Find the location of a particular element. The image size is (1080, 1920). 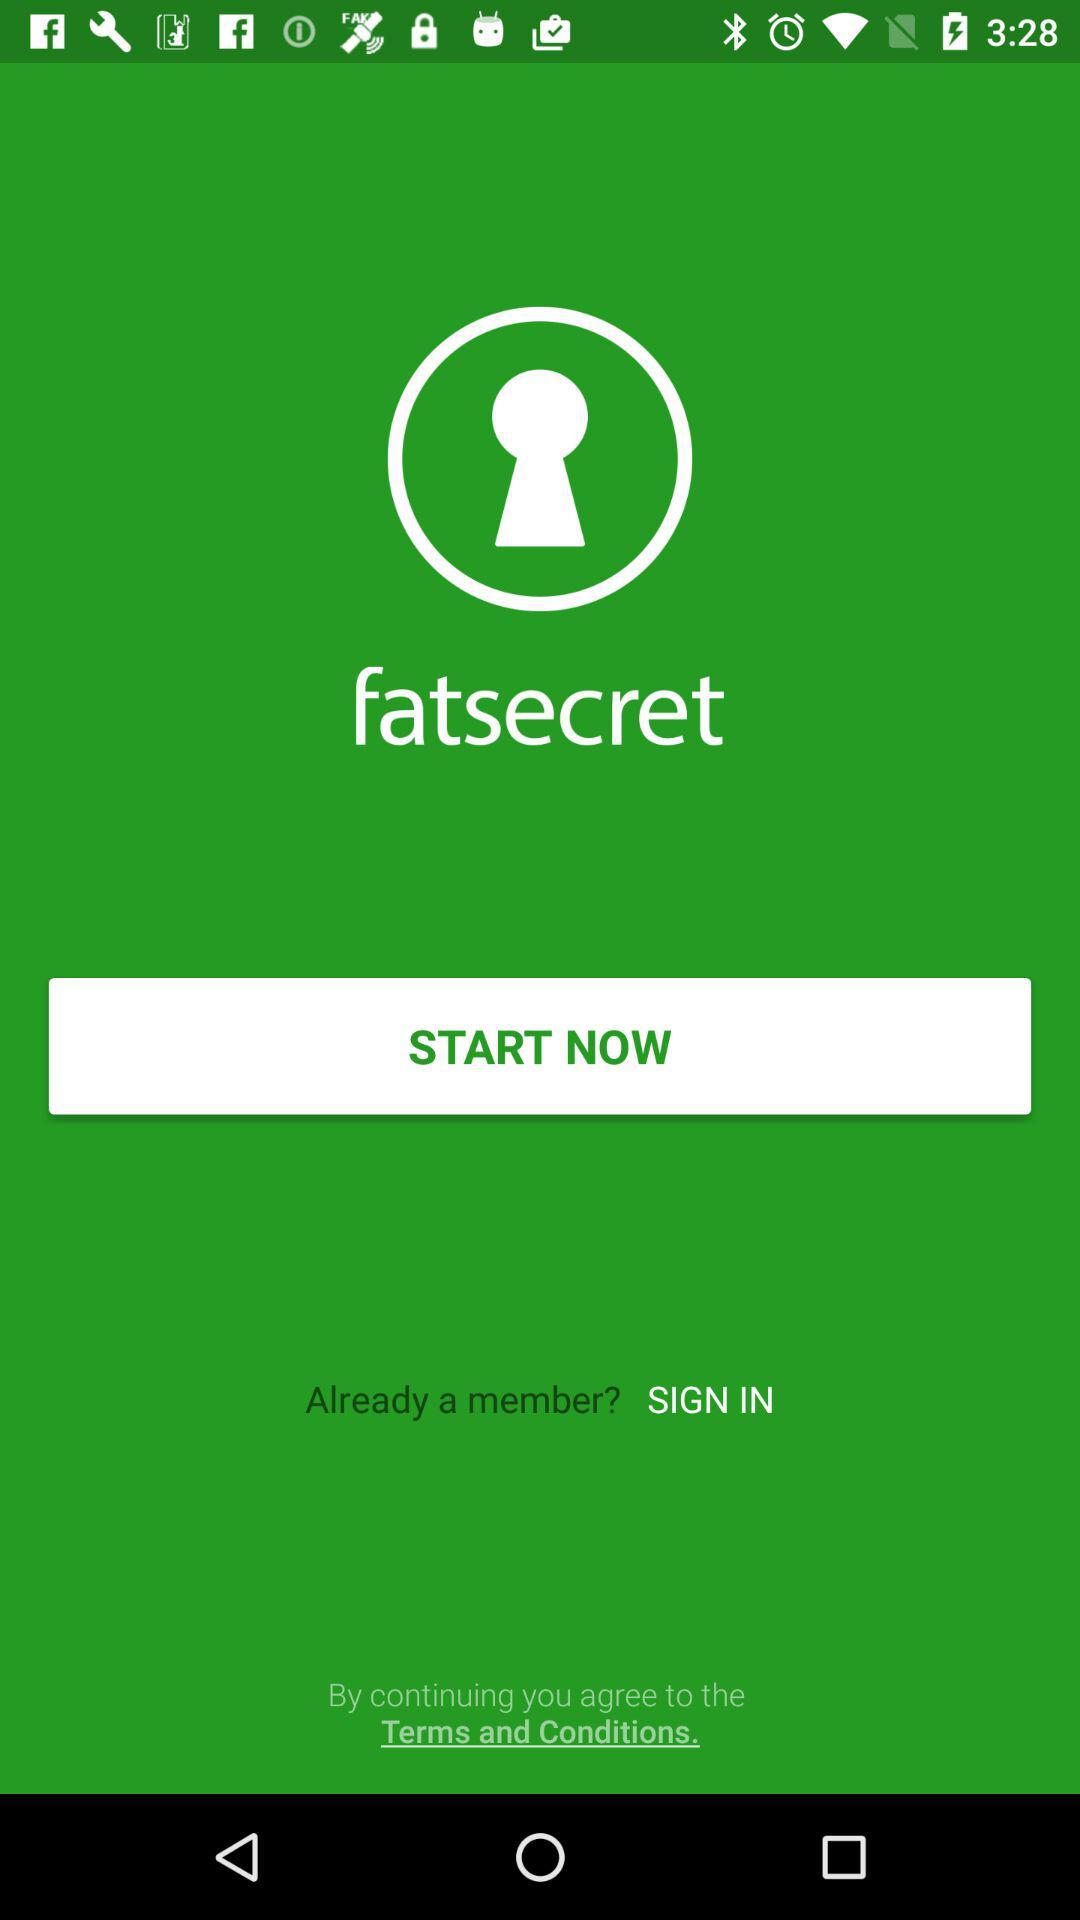

icon next to already a member? is located at coordinates (709, 1397).